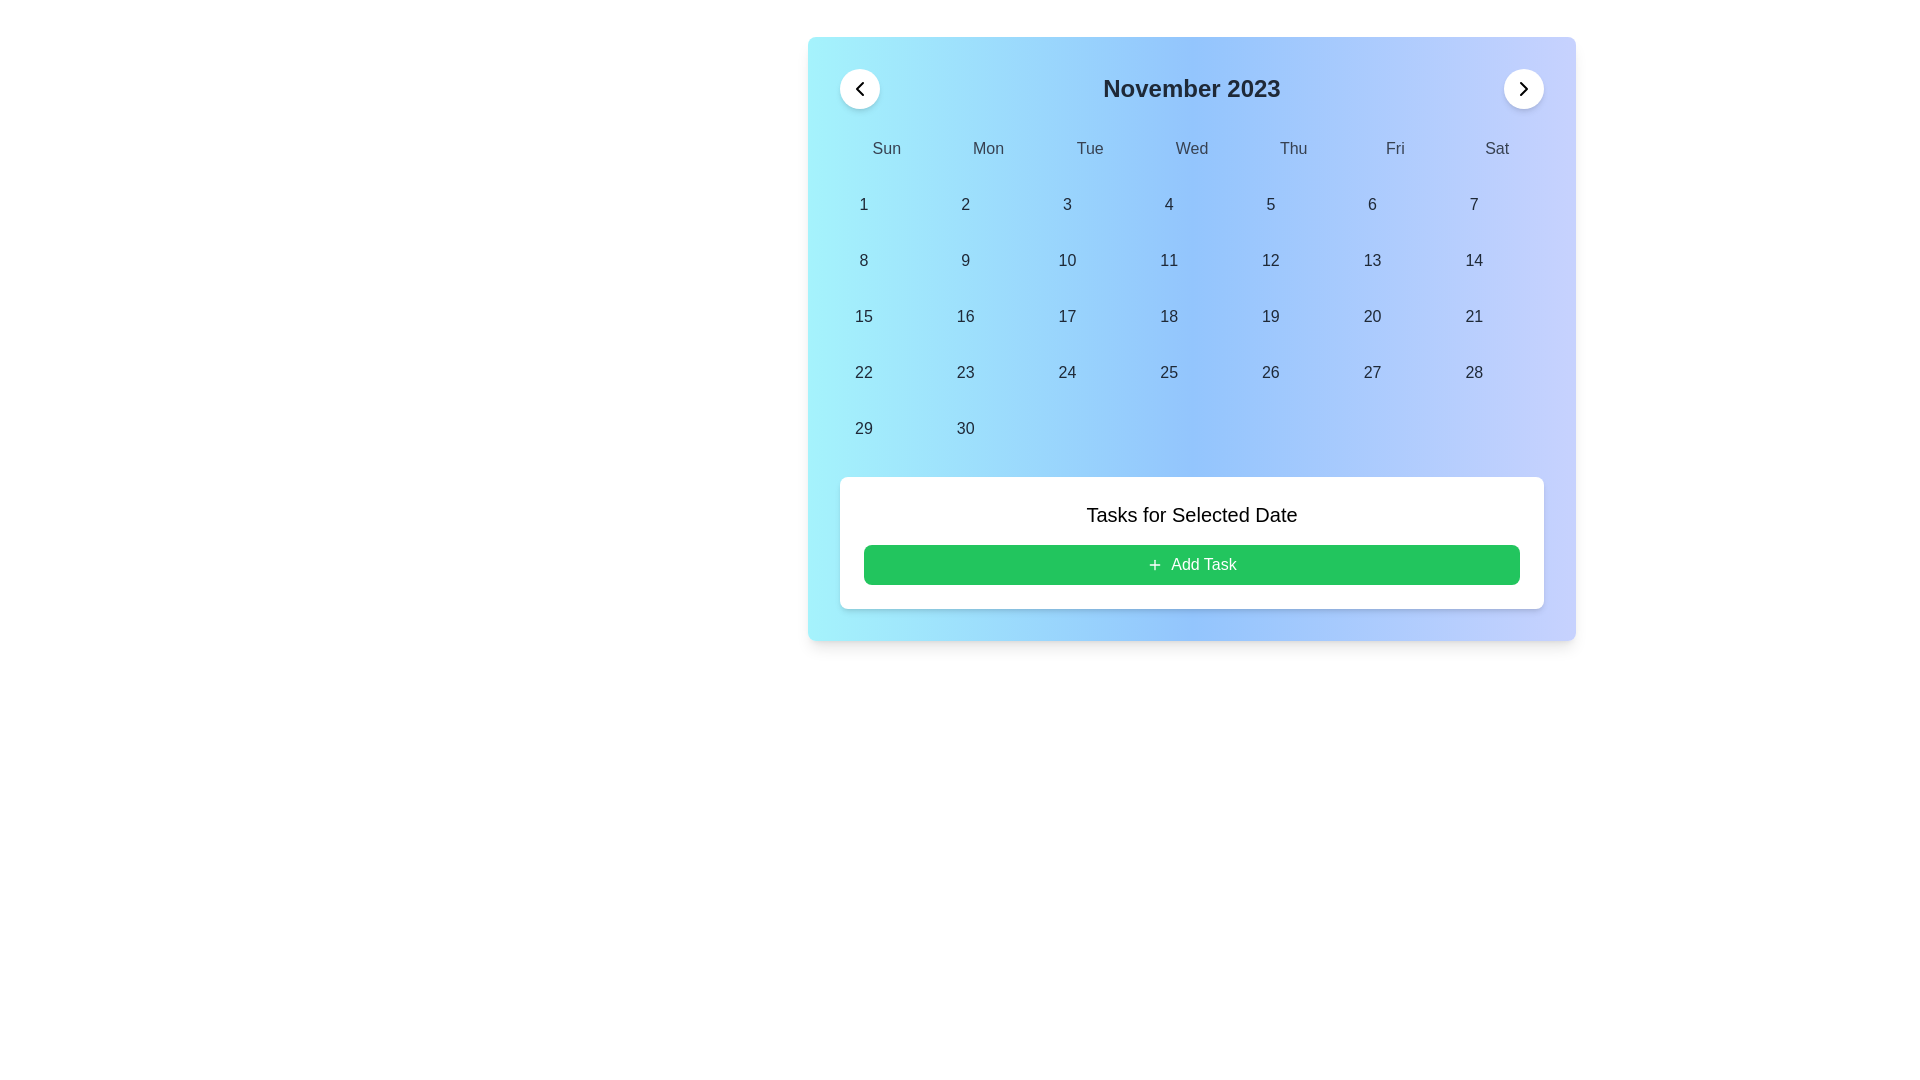 The width and height of the screenshot is (1920, 1080). I want to click on the text label 'Tue' which is the third day abbreviation in a row of day abbreviations near the top of the calendar interface, so click(1089, 148).